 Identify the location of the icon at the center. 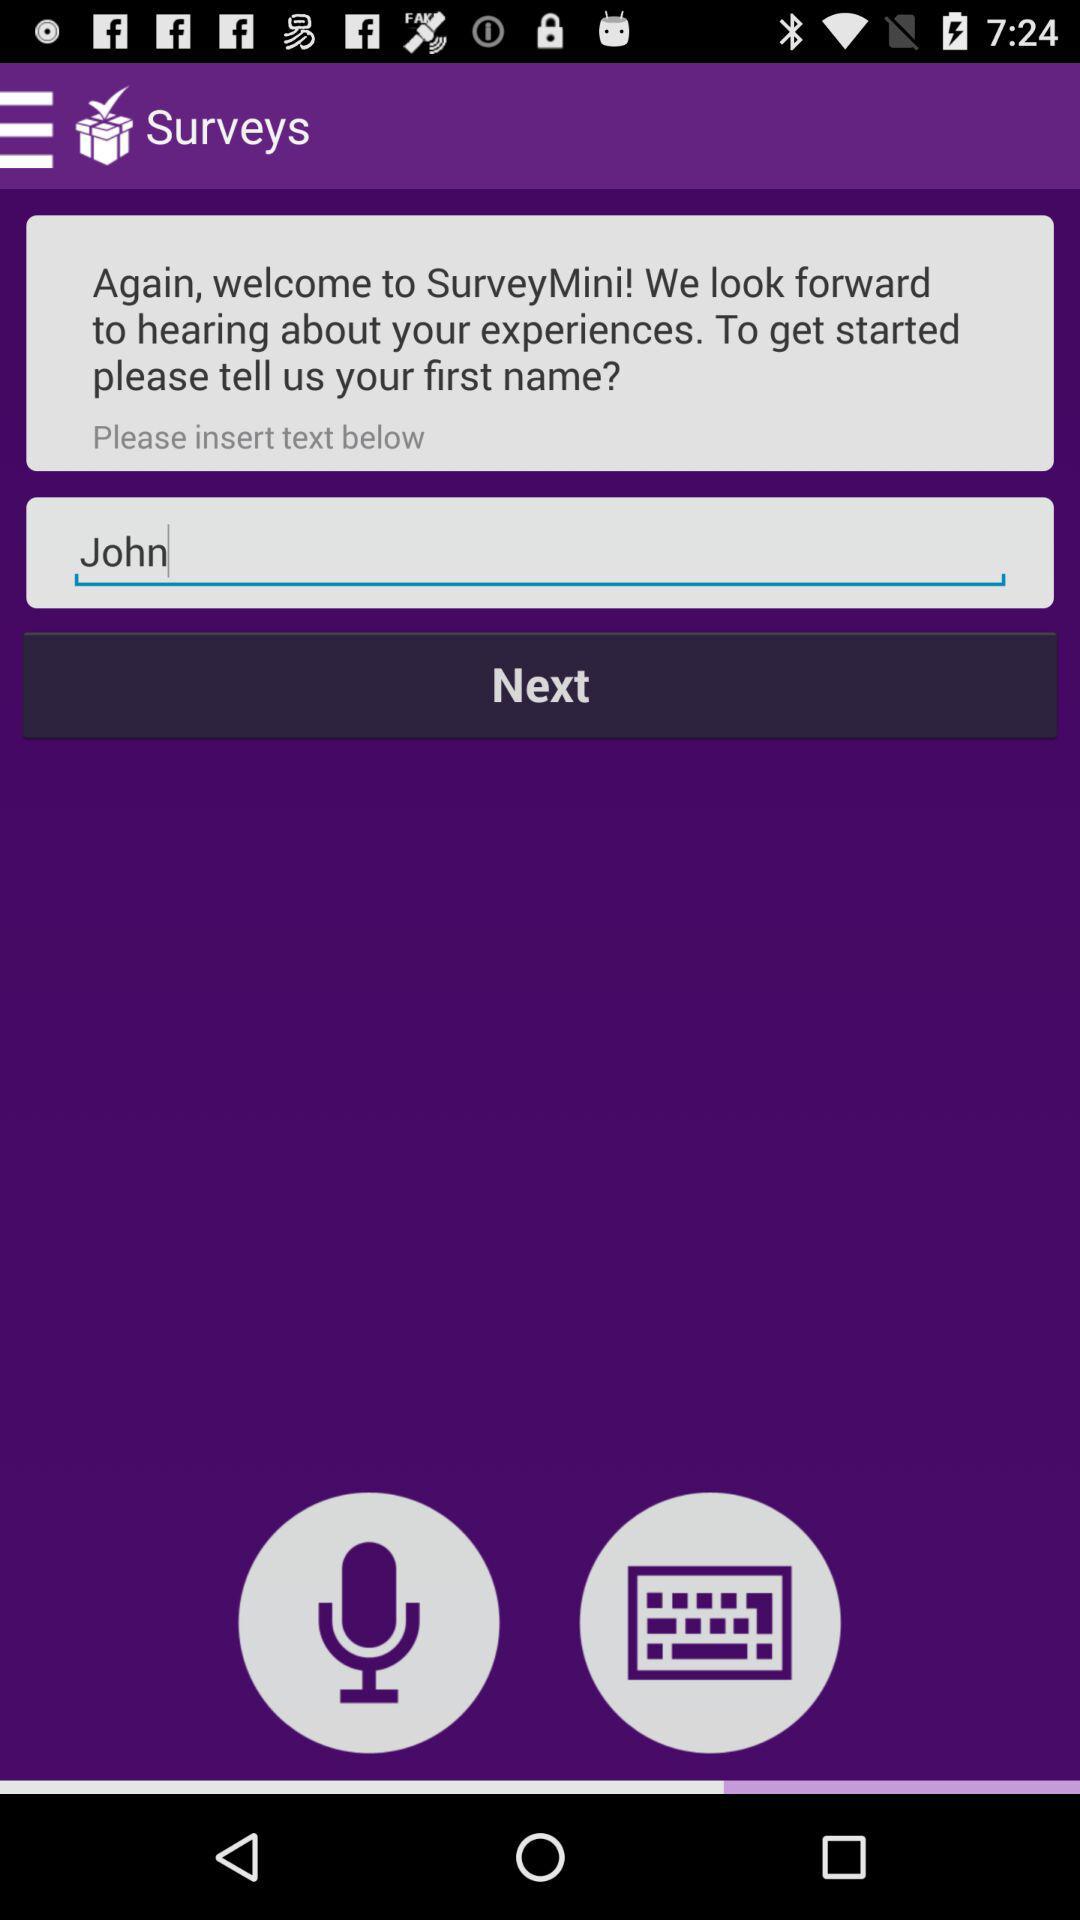
(540, 684).